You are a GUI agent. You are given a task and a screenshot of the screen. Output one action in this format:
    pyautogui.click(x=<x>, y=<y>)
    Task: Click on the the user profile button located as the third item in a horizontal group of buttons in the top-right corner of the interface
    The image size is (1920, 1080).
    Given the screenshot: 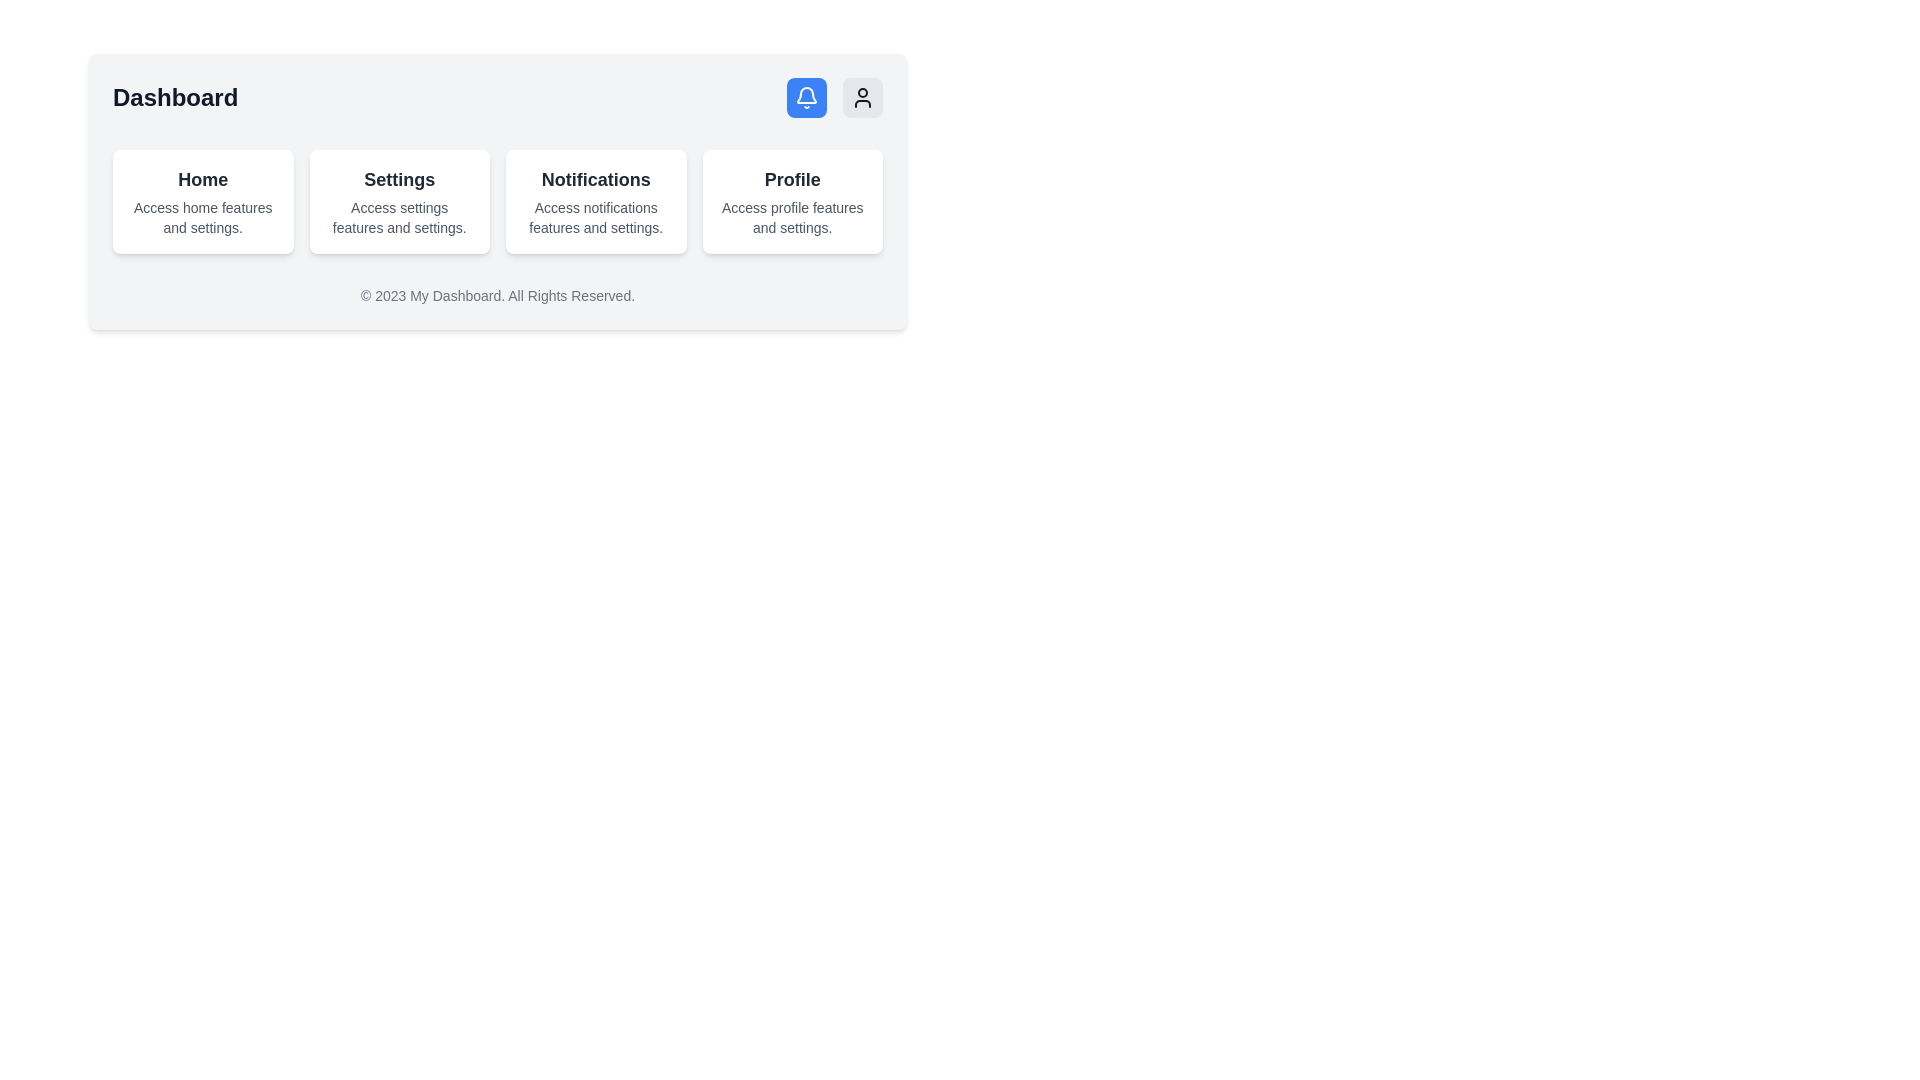 What is the action you would take?
    pyautogui.click(x=863, y=97)
    